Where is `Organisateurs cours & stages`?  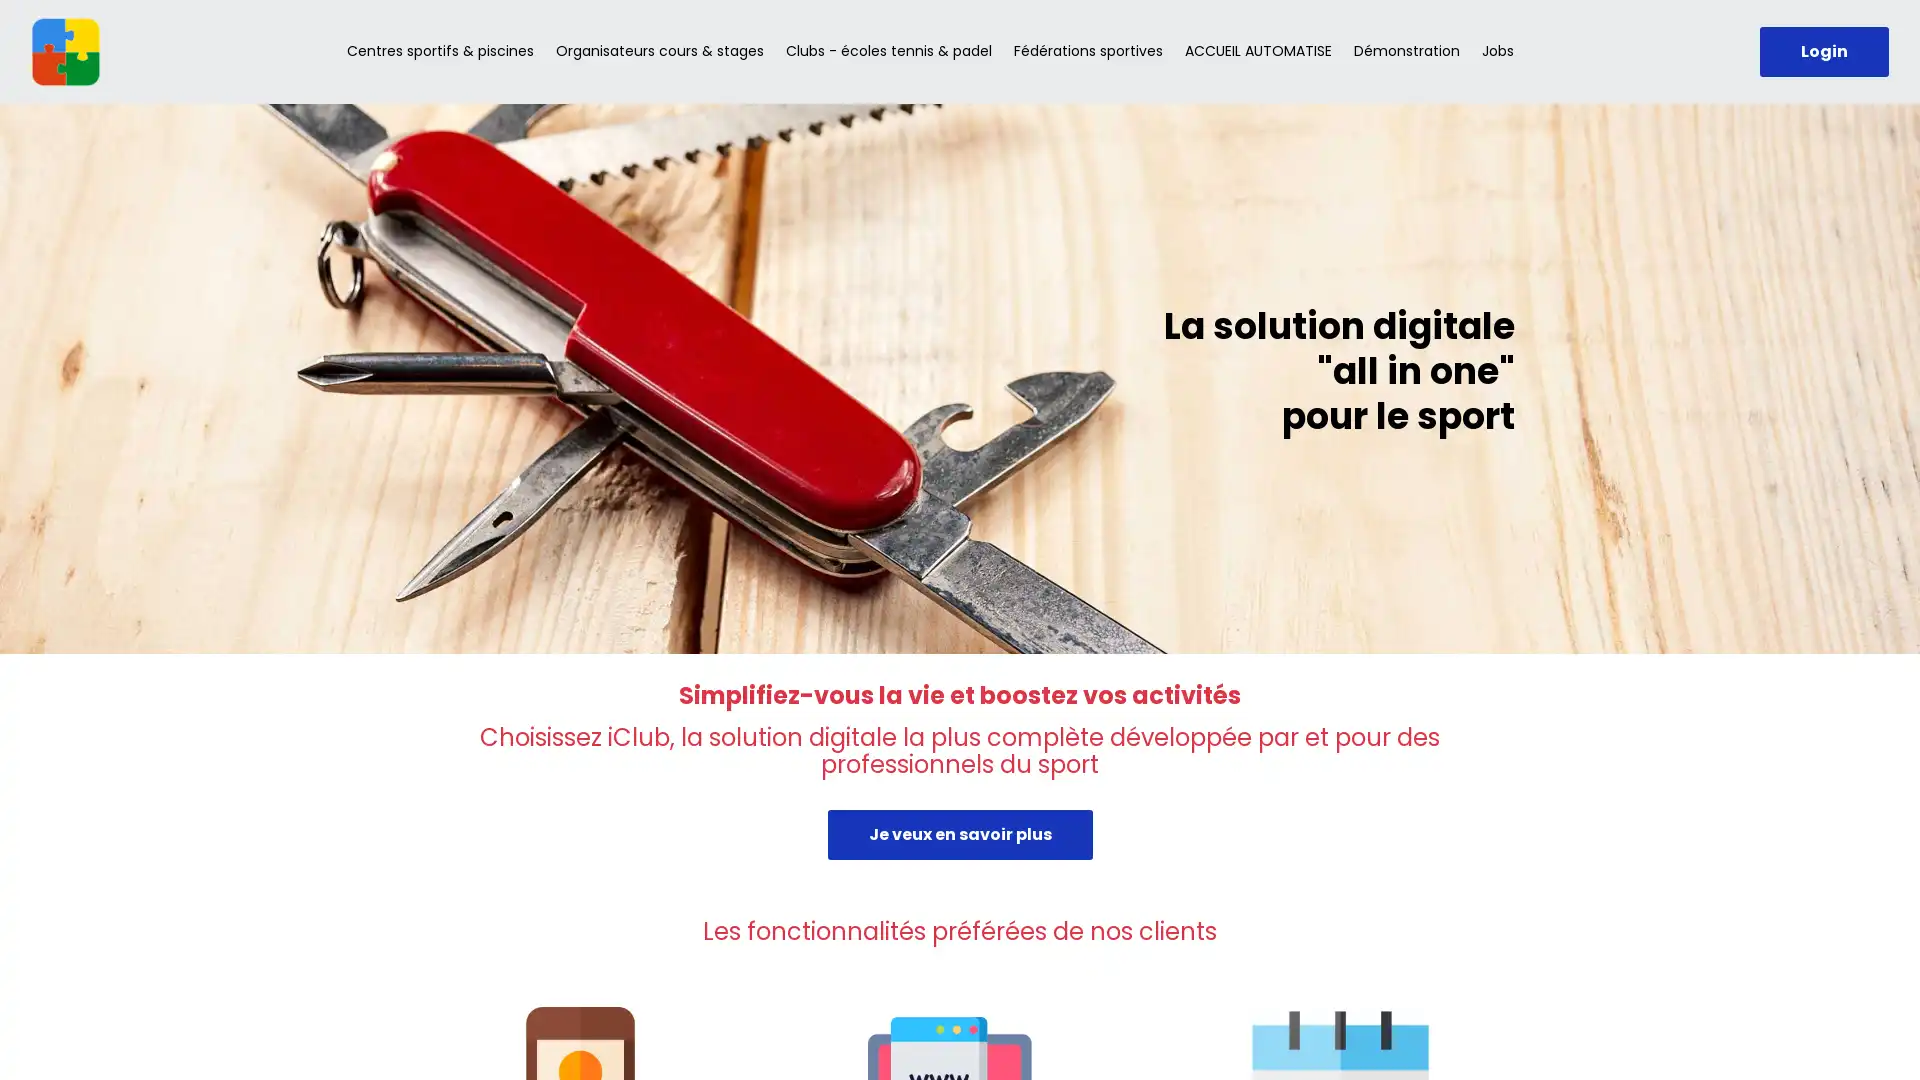
Organisateurs cours & stages is located at coordinates (658, 50).